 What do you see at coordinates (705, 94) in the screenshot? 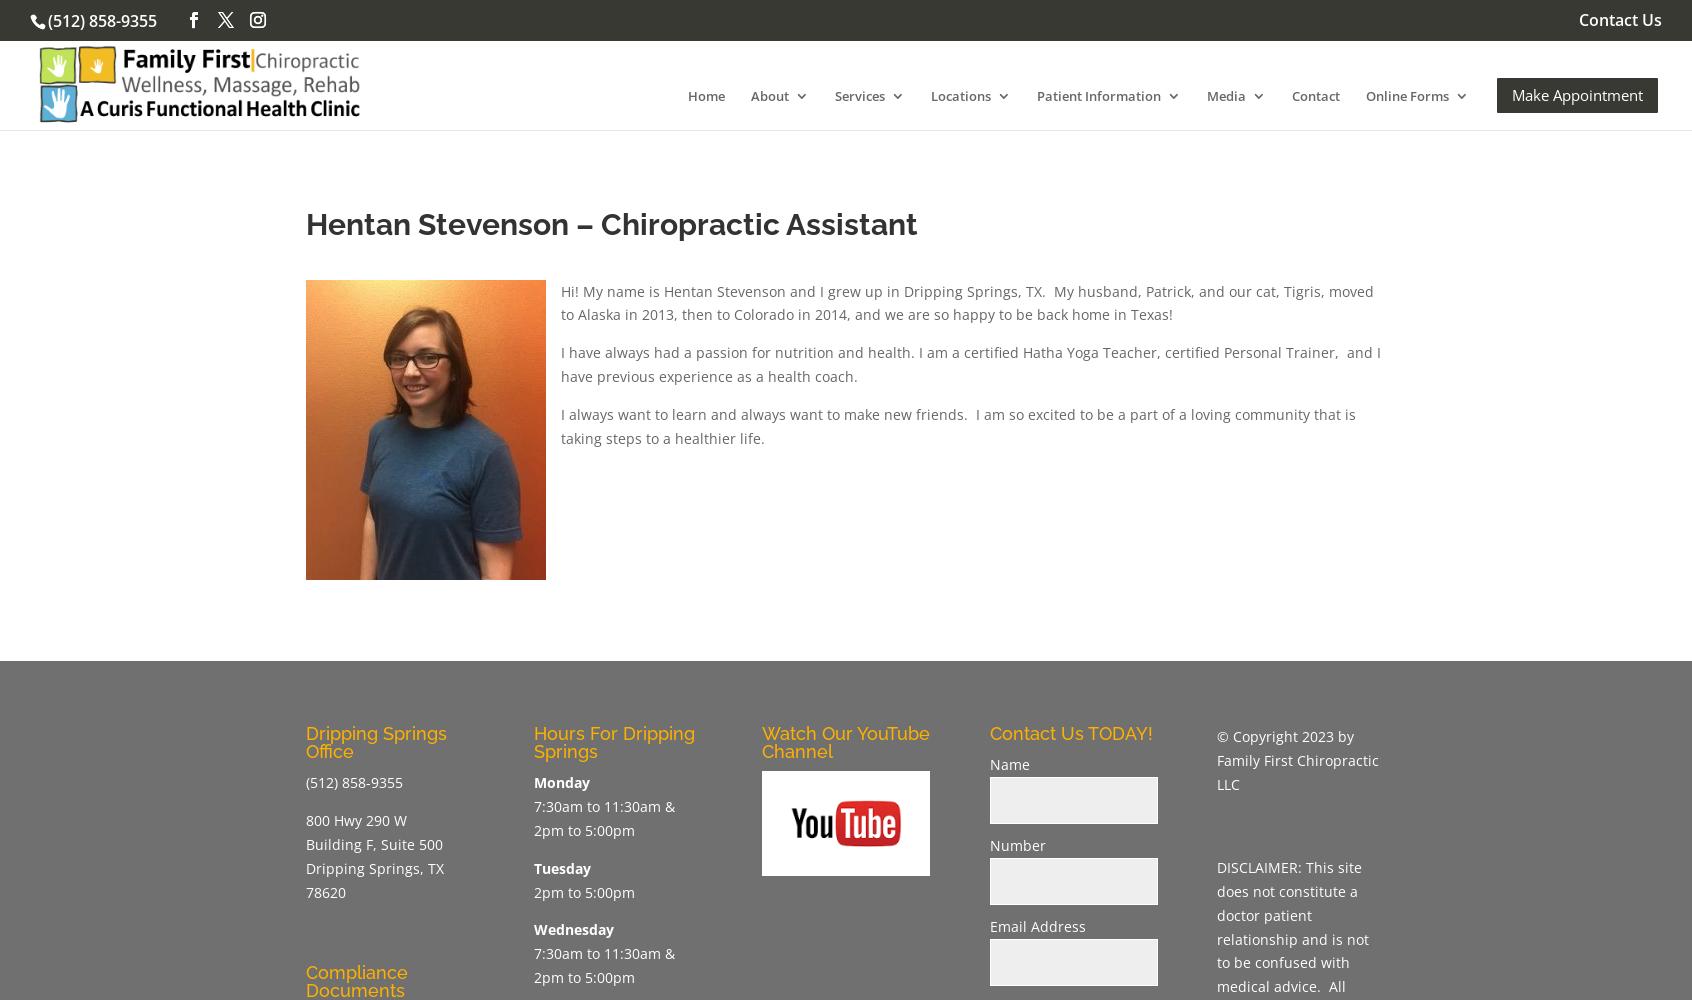
I see `'Home'` at bounding box center [705, 94].